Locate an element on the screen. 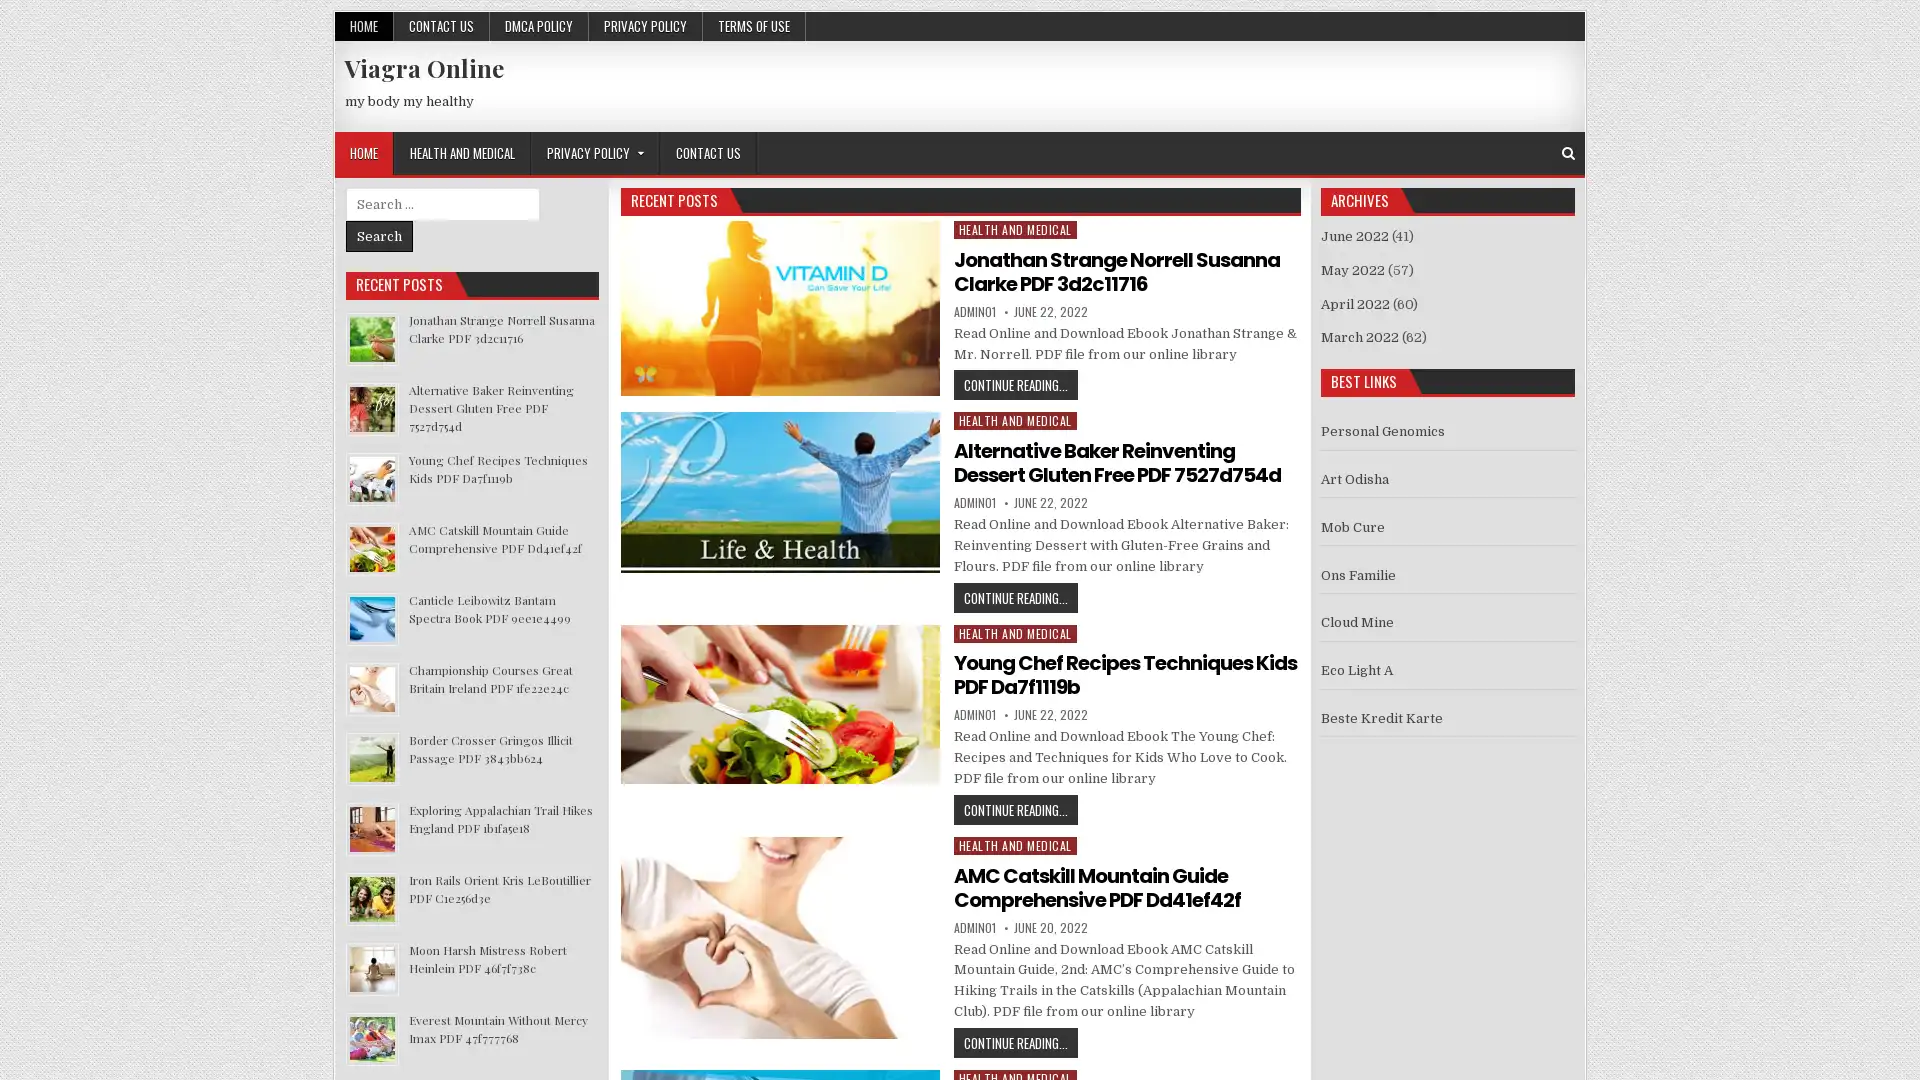 This screenshot has height=1080, width=1920. Search is located at coordinates (378, 235).